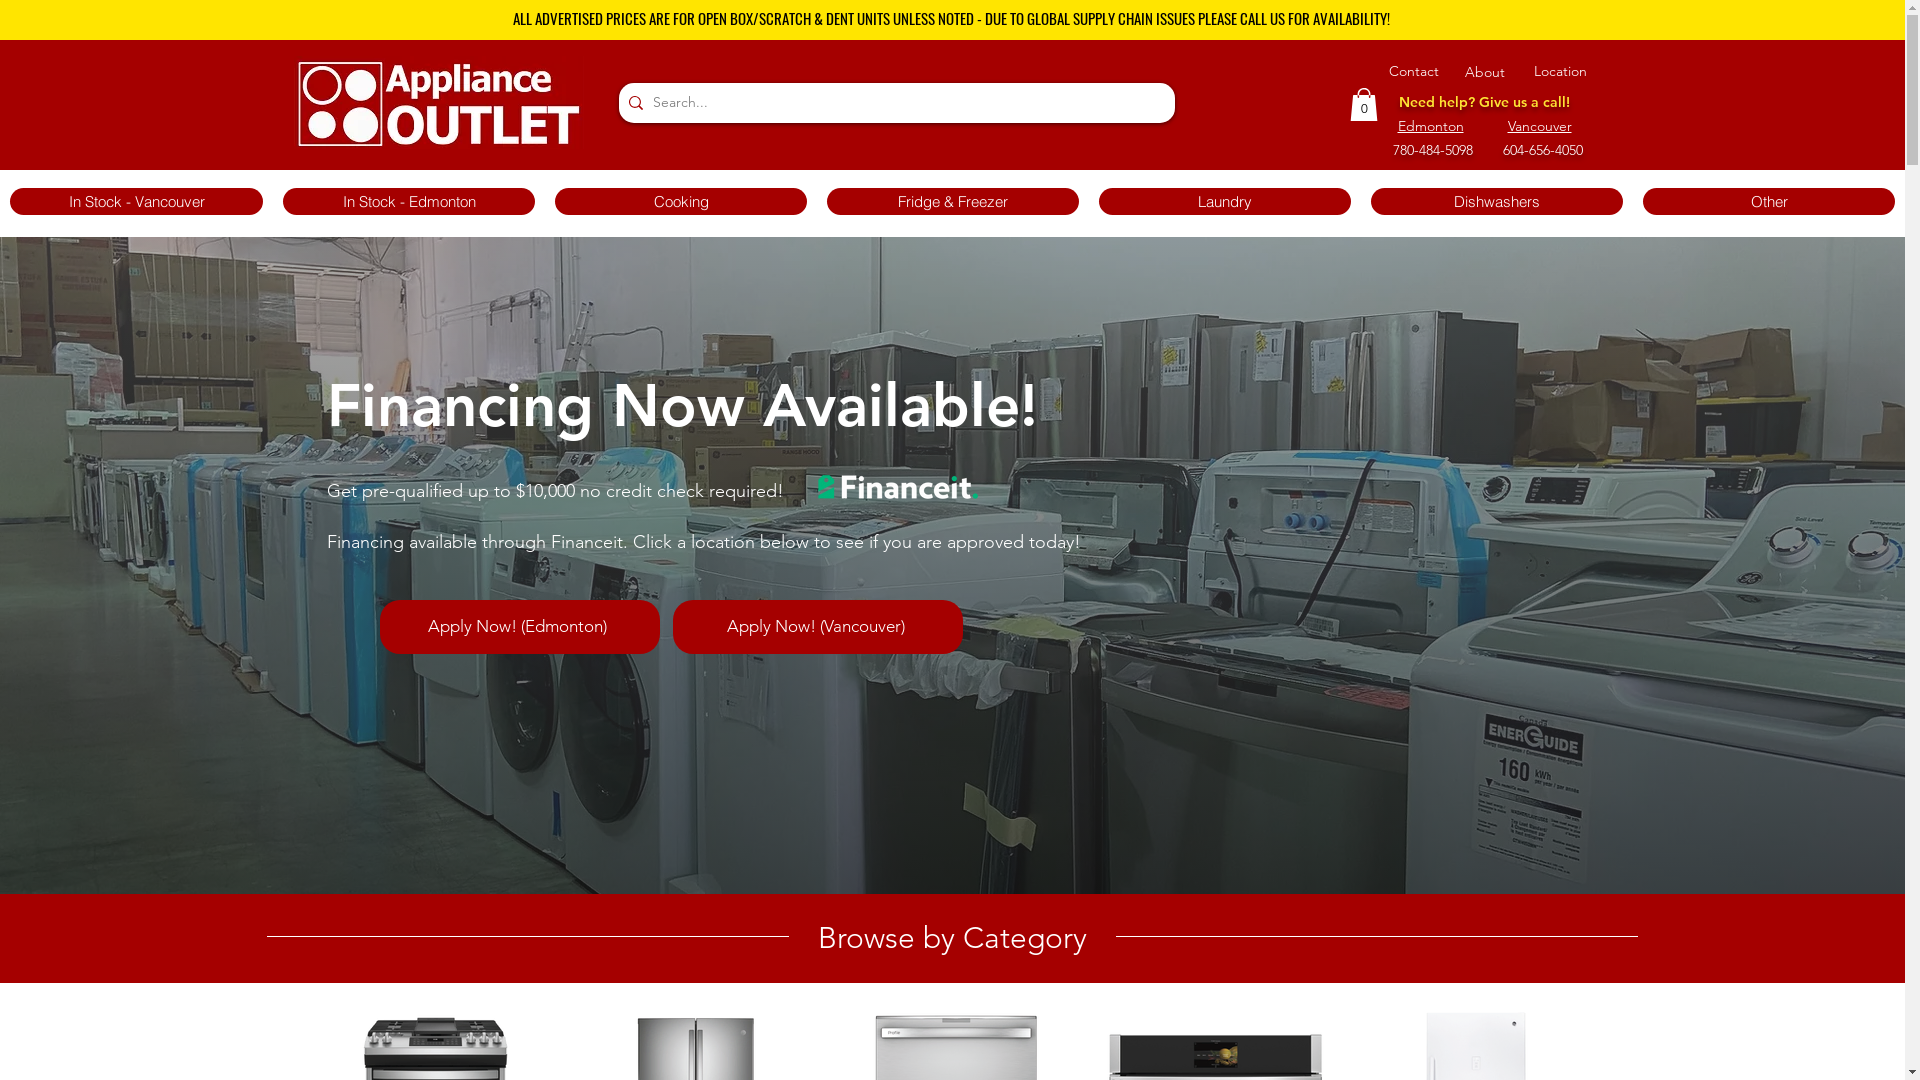 This screenshot has height=1080, width=1920. I want to click on 'Laundry', so click(1223, 201).